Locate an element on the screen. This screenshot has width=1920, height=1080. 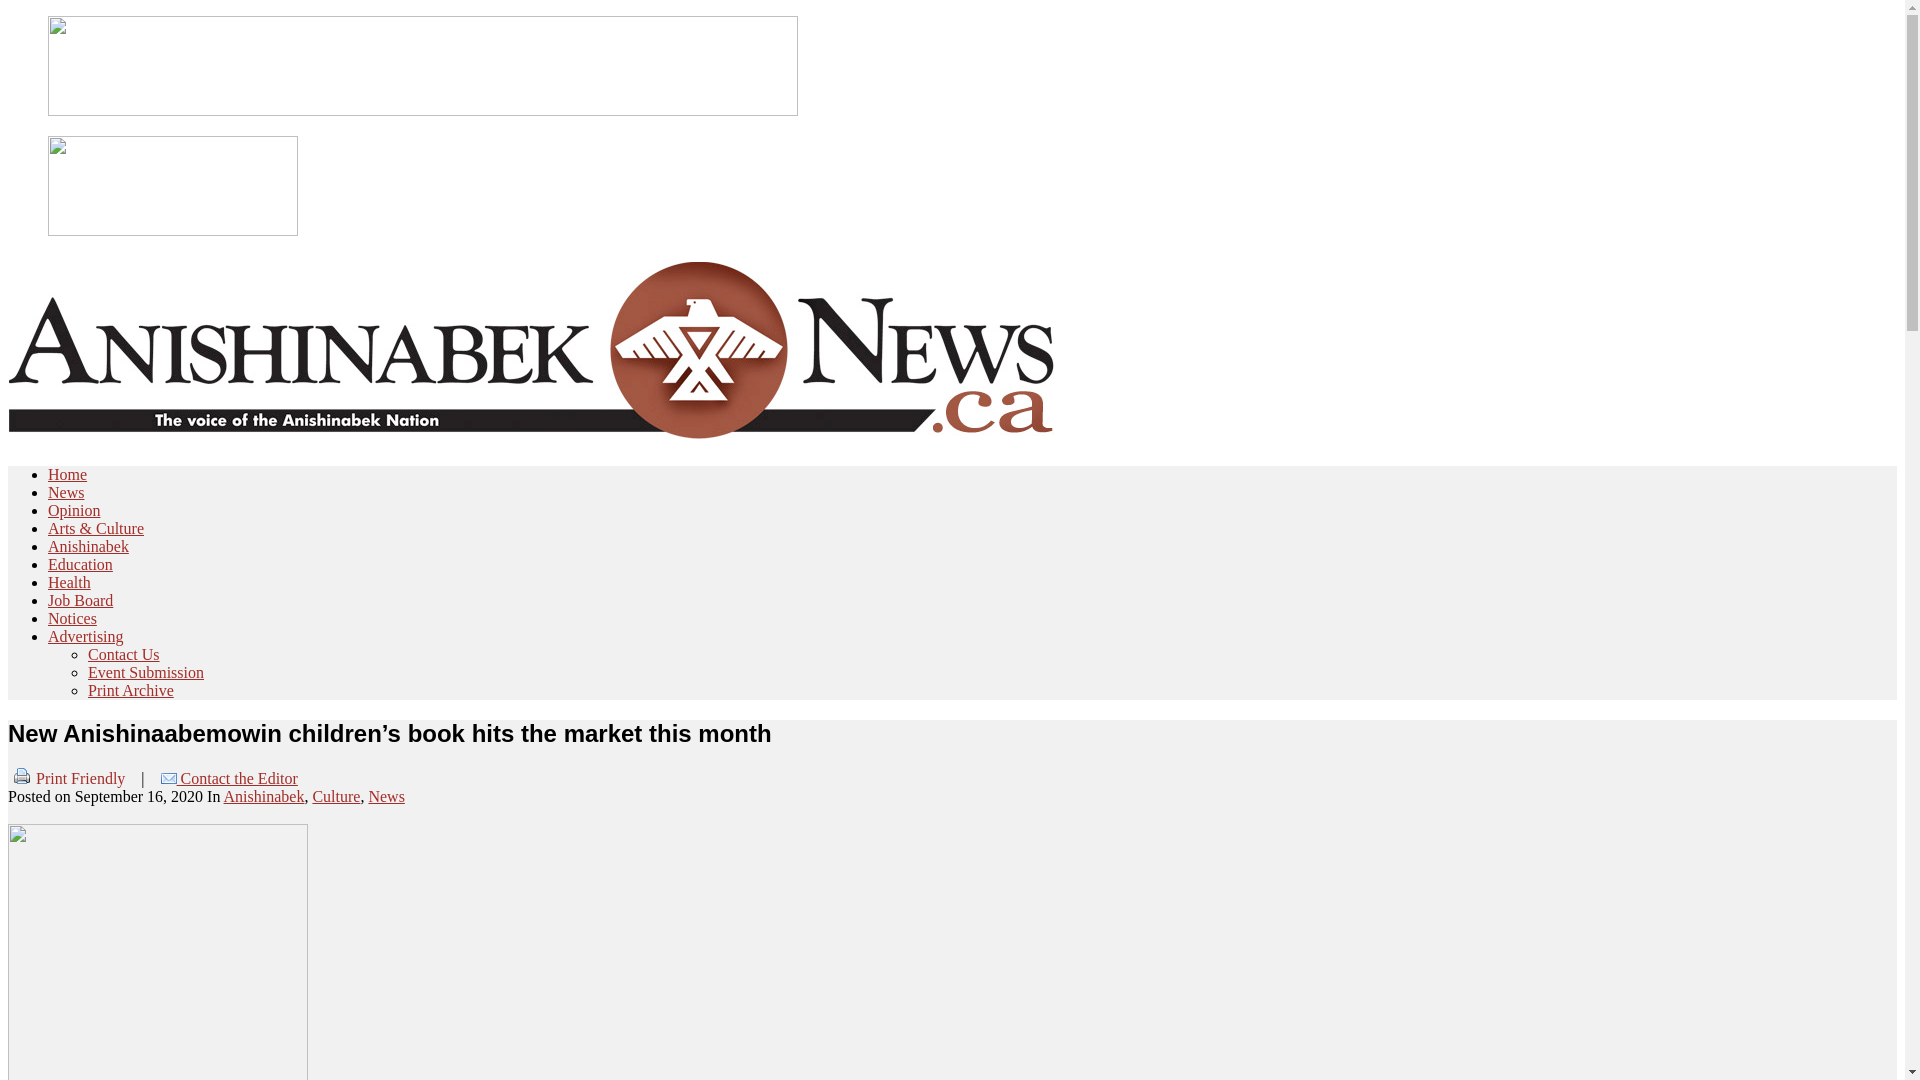
'Contact Us' is located at coordinates (86, 654).